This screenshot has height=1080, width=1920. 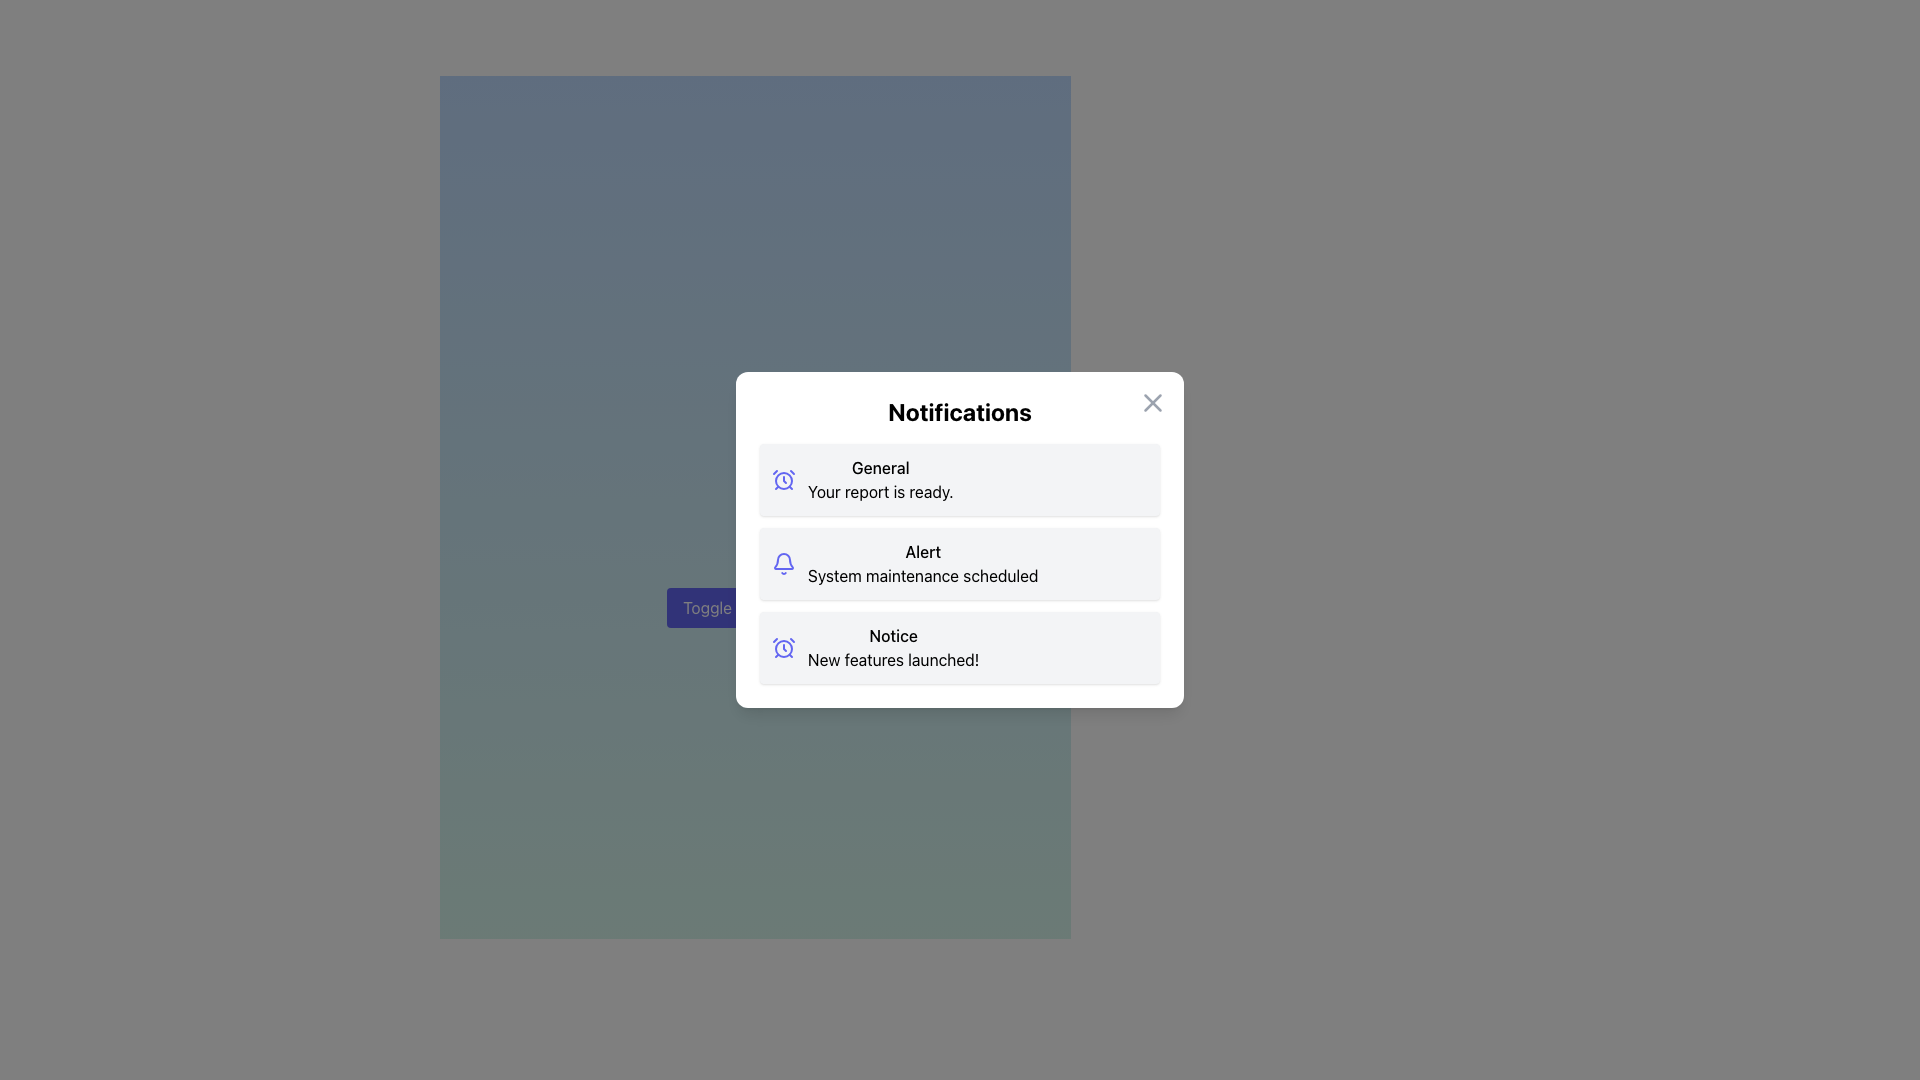 What do you see at coordinates (782, 563) in the screenshot?
I see `the notification icon representing alerts, which is located to the left of the text 'Alert System maintenance scheduled.'` at bounding box center [782, 563].